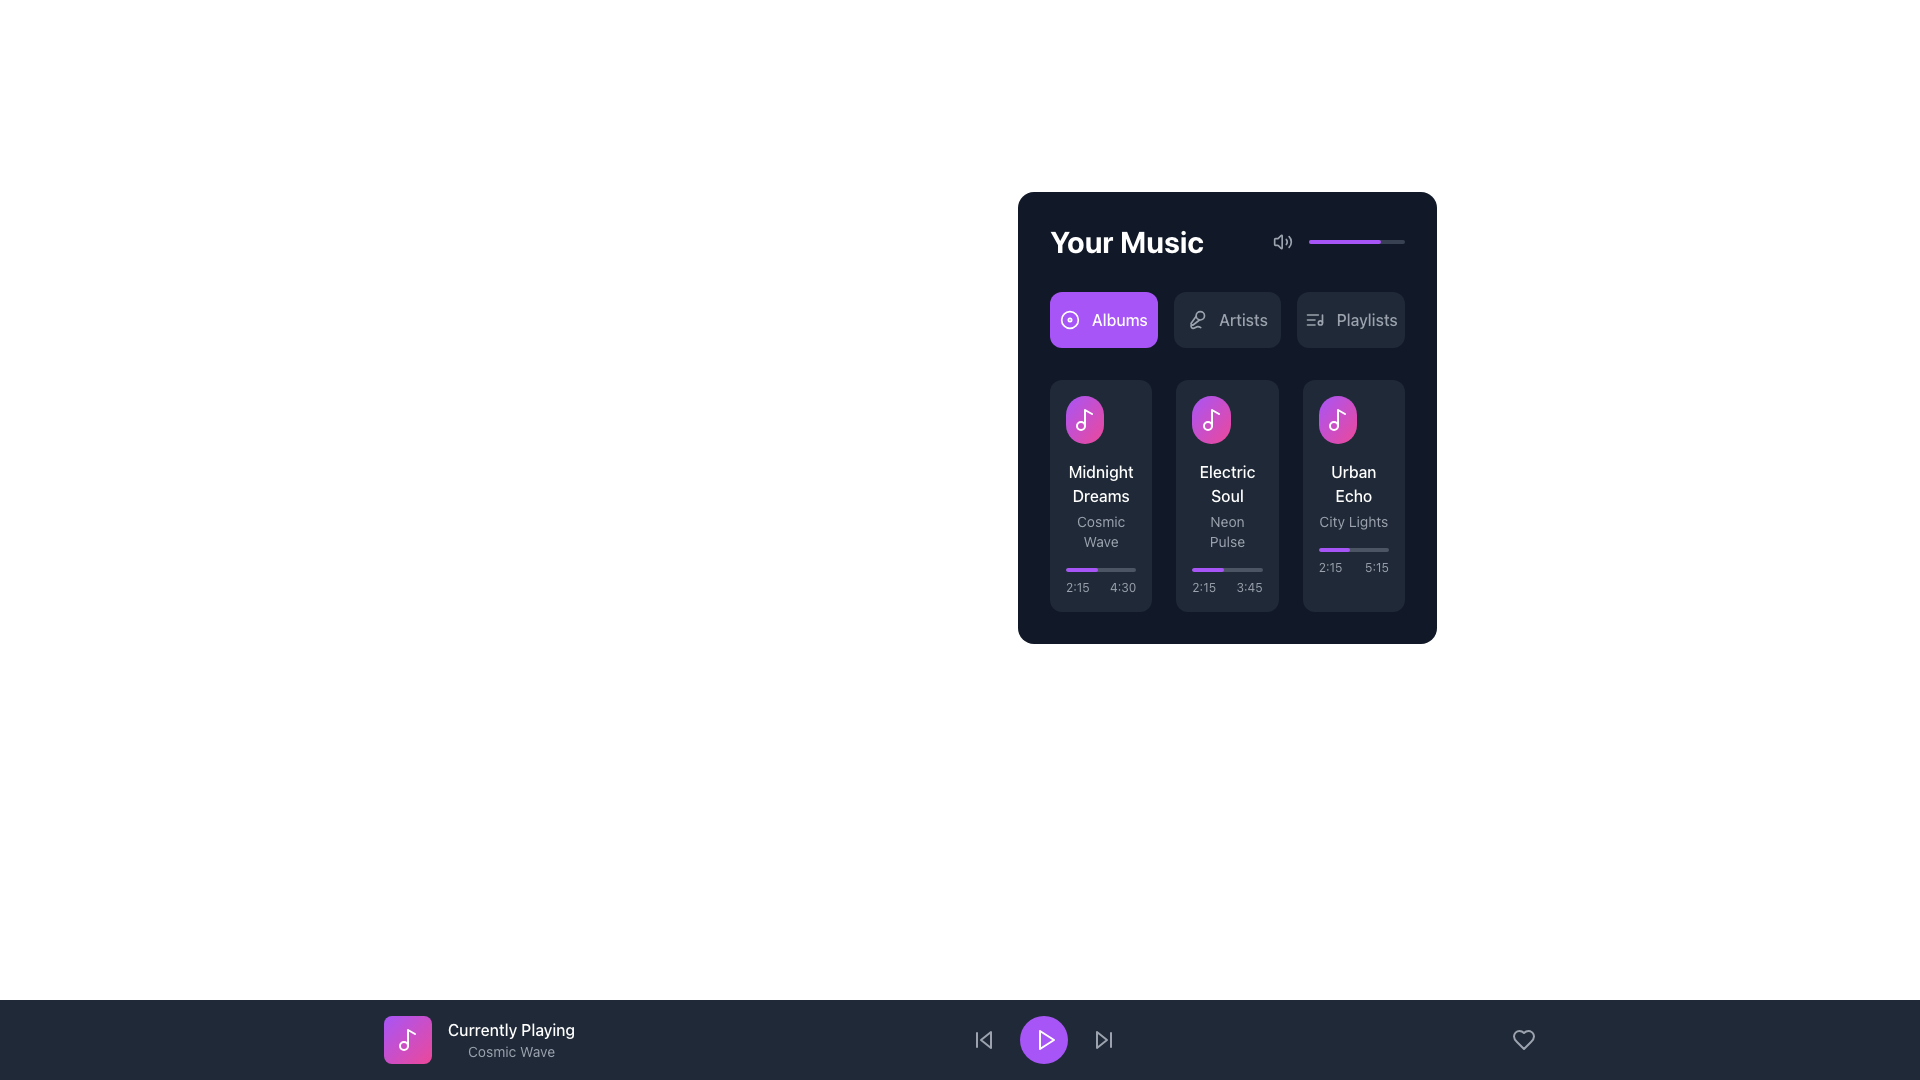 This screenshot has width=1920, height=1080. Describe the element at coordinates (1347, 241) in the screenshot. I see `the volume slider` at that location.